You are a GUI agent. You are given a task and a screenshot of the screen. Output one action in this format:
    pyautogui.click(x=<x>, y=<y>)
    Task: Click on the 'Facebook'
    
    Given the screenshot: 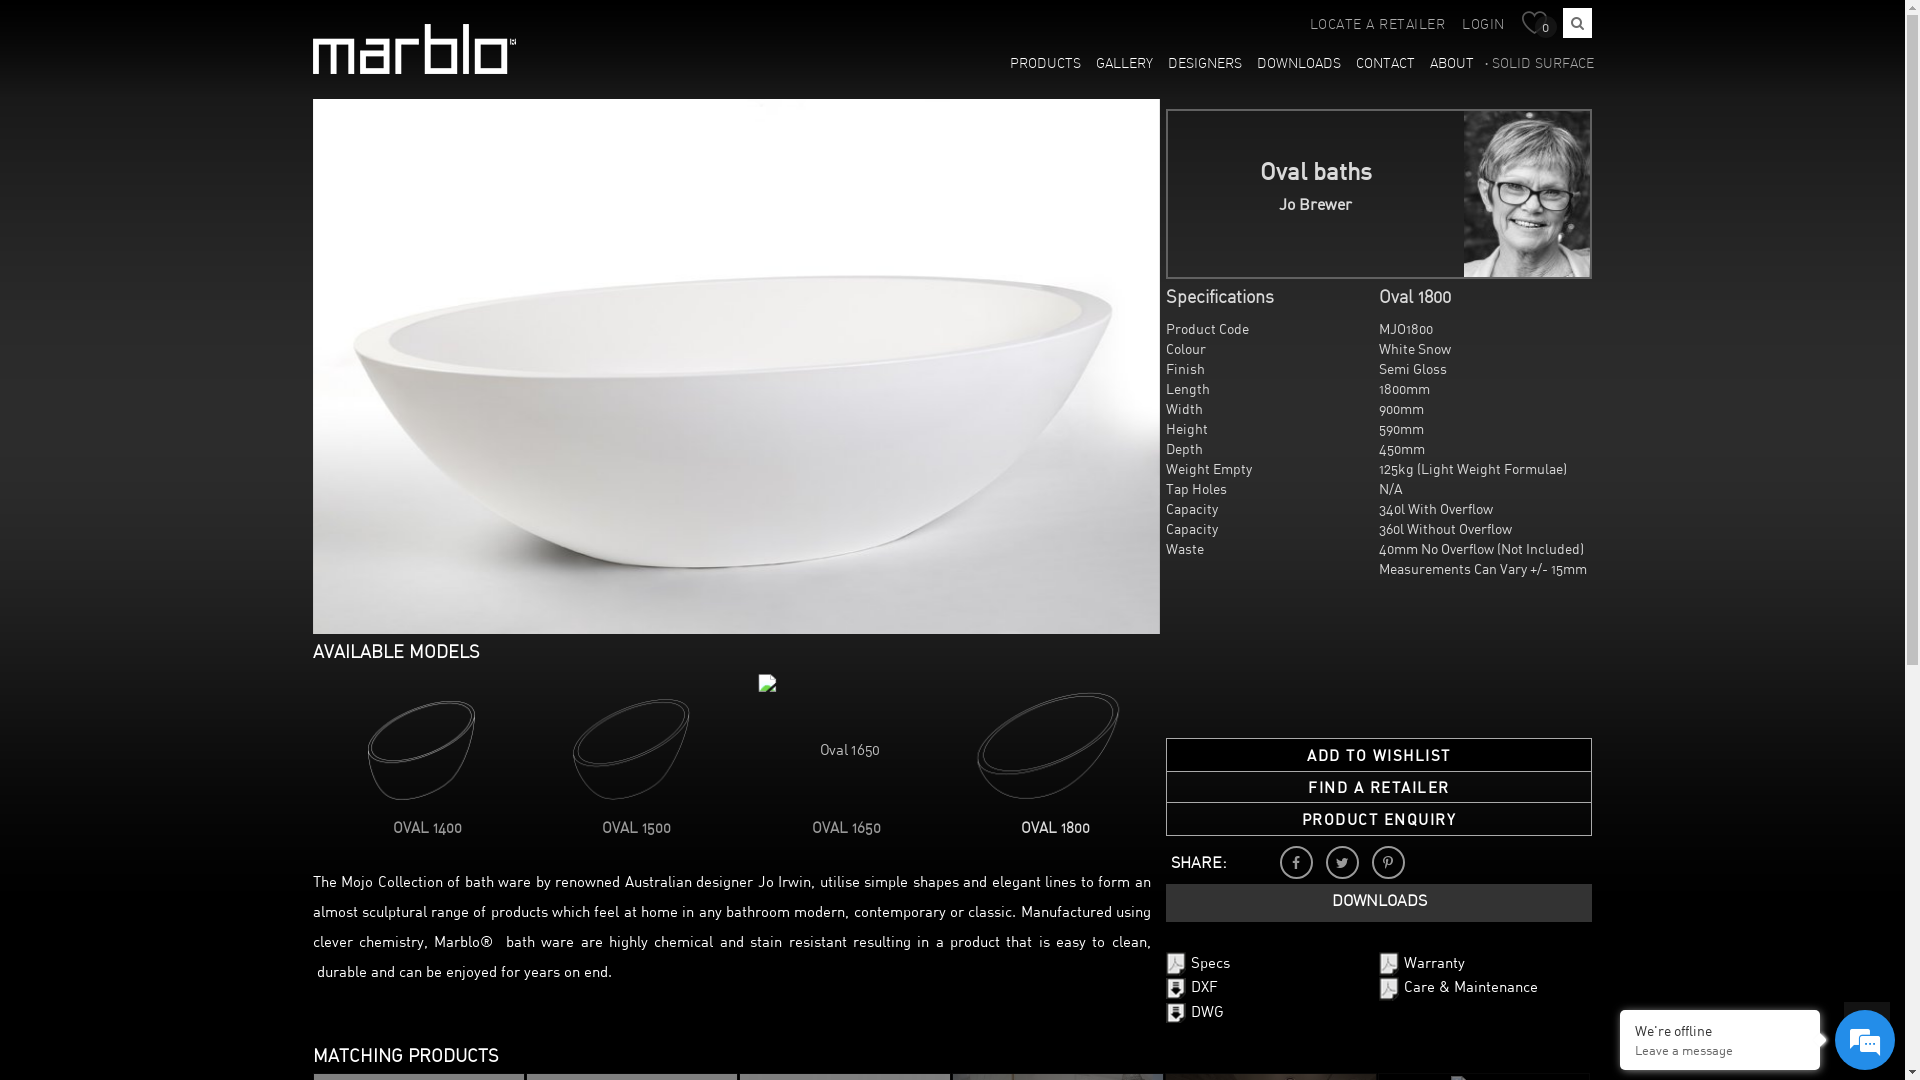 What is the action you would take?
    pyautogui.click(x=1296, y=861)
    